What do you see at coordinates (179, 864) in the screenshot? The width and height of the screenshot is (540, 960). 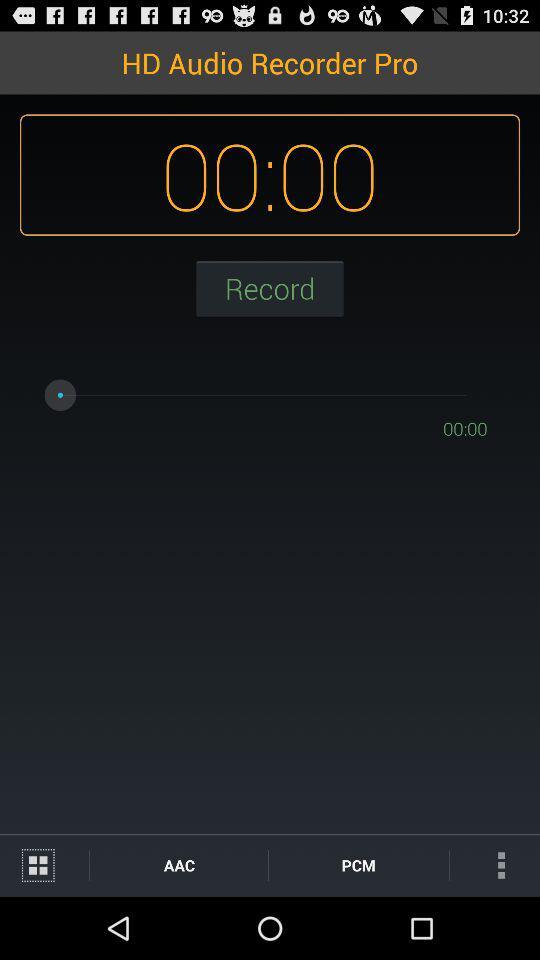 I see `the item to the left of pcm item` at bounding box center [179, 864].